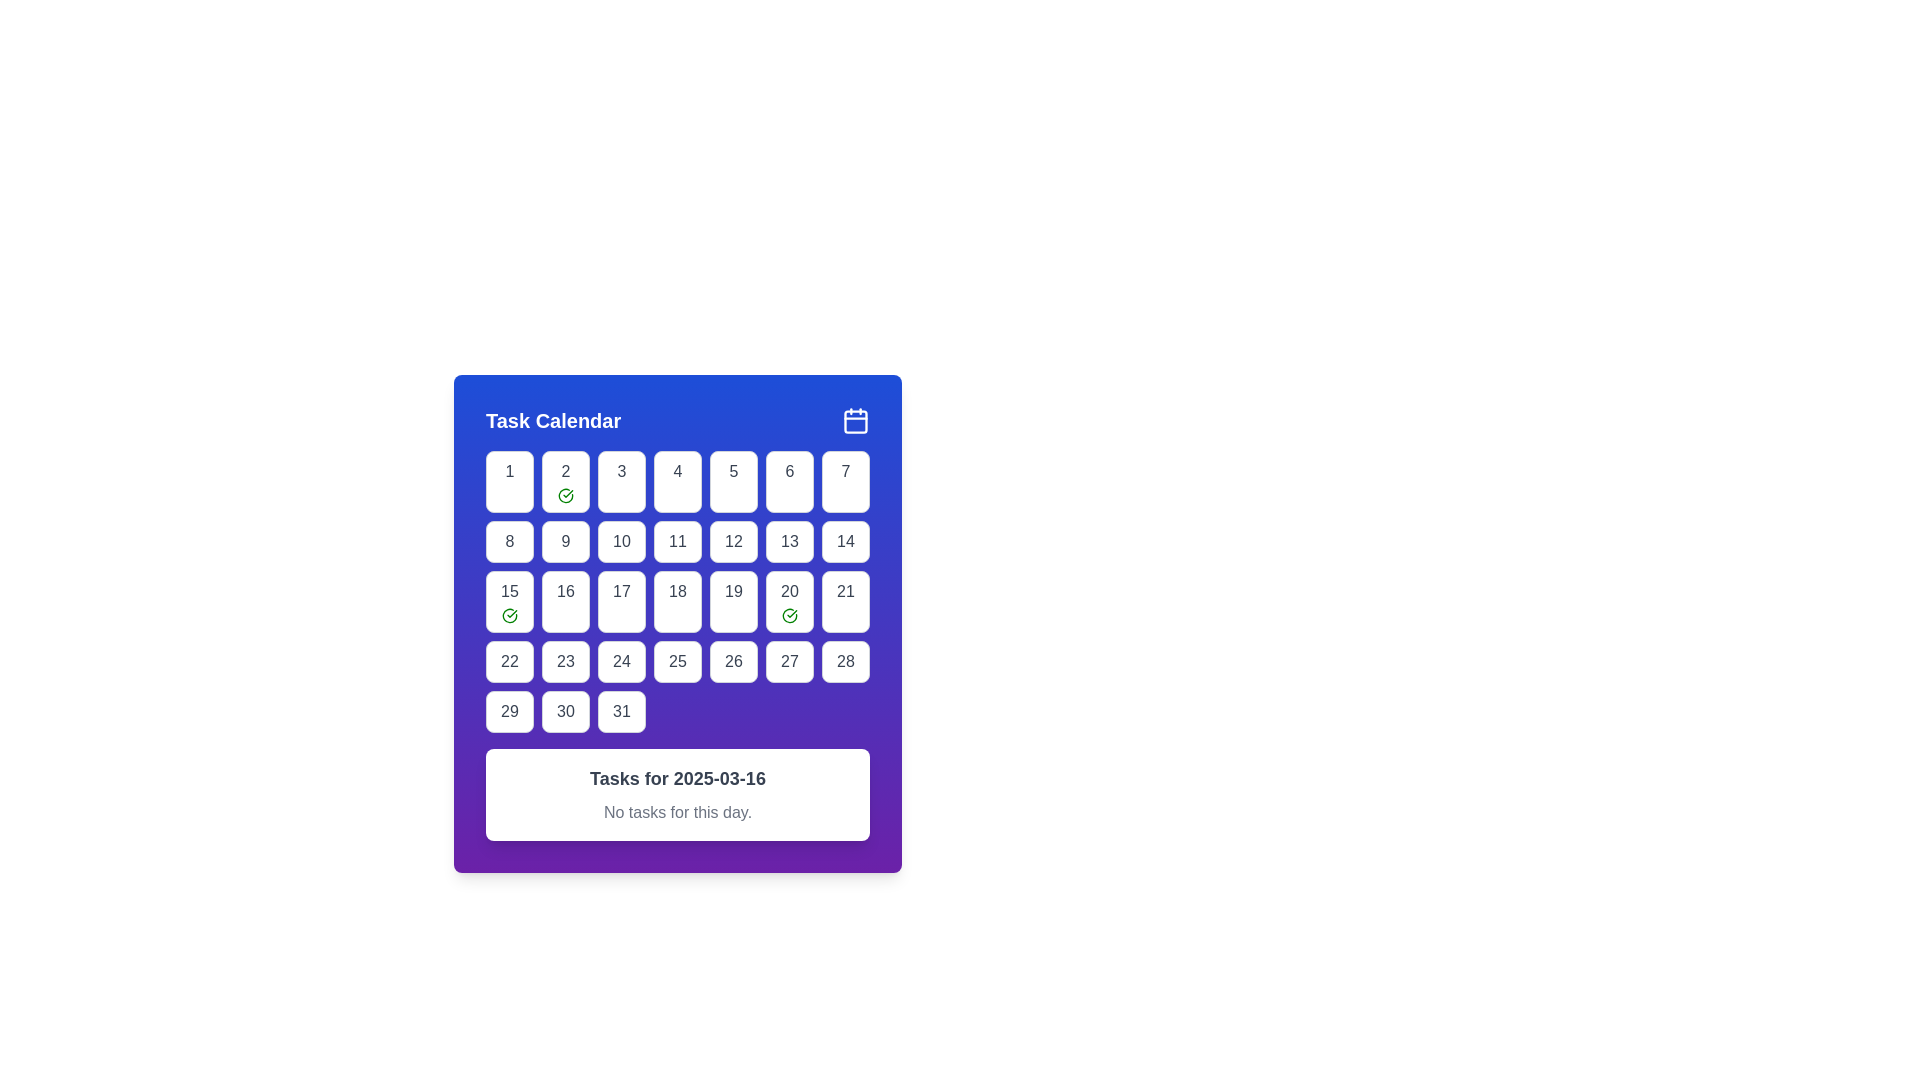 The image size is (1920, 1080). I want to click on the button representing the date 6 in the calendar interface for keyboard interaction, so click(789, 482).